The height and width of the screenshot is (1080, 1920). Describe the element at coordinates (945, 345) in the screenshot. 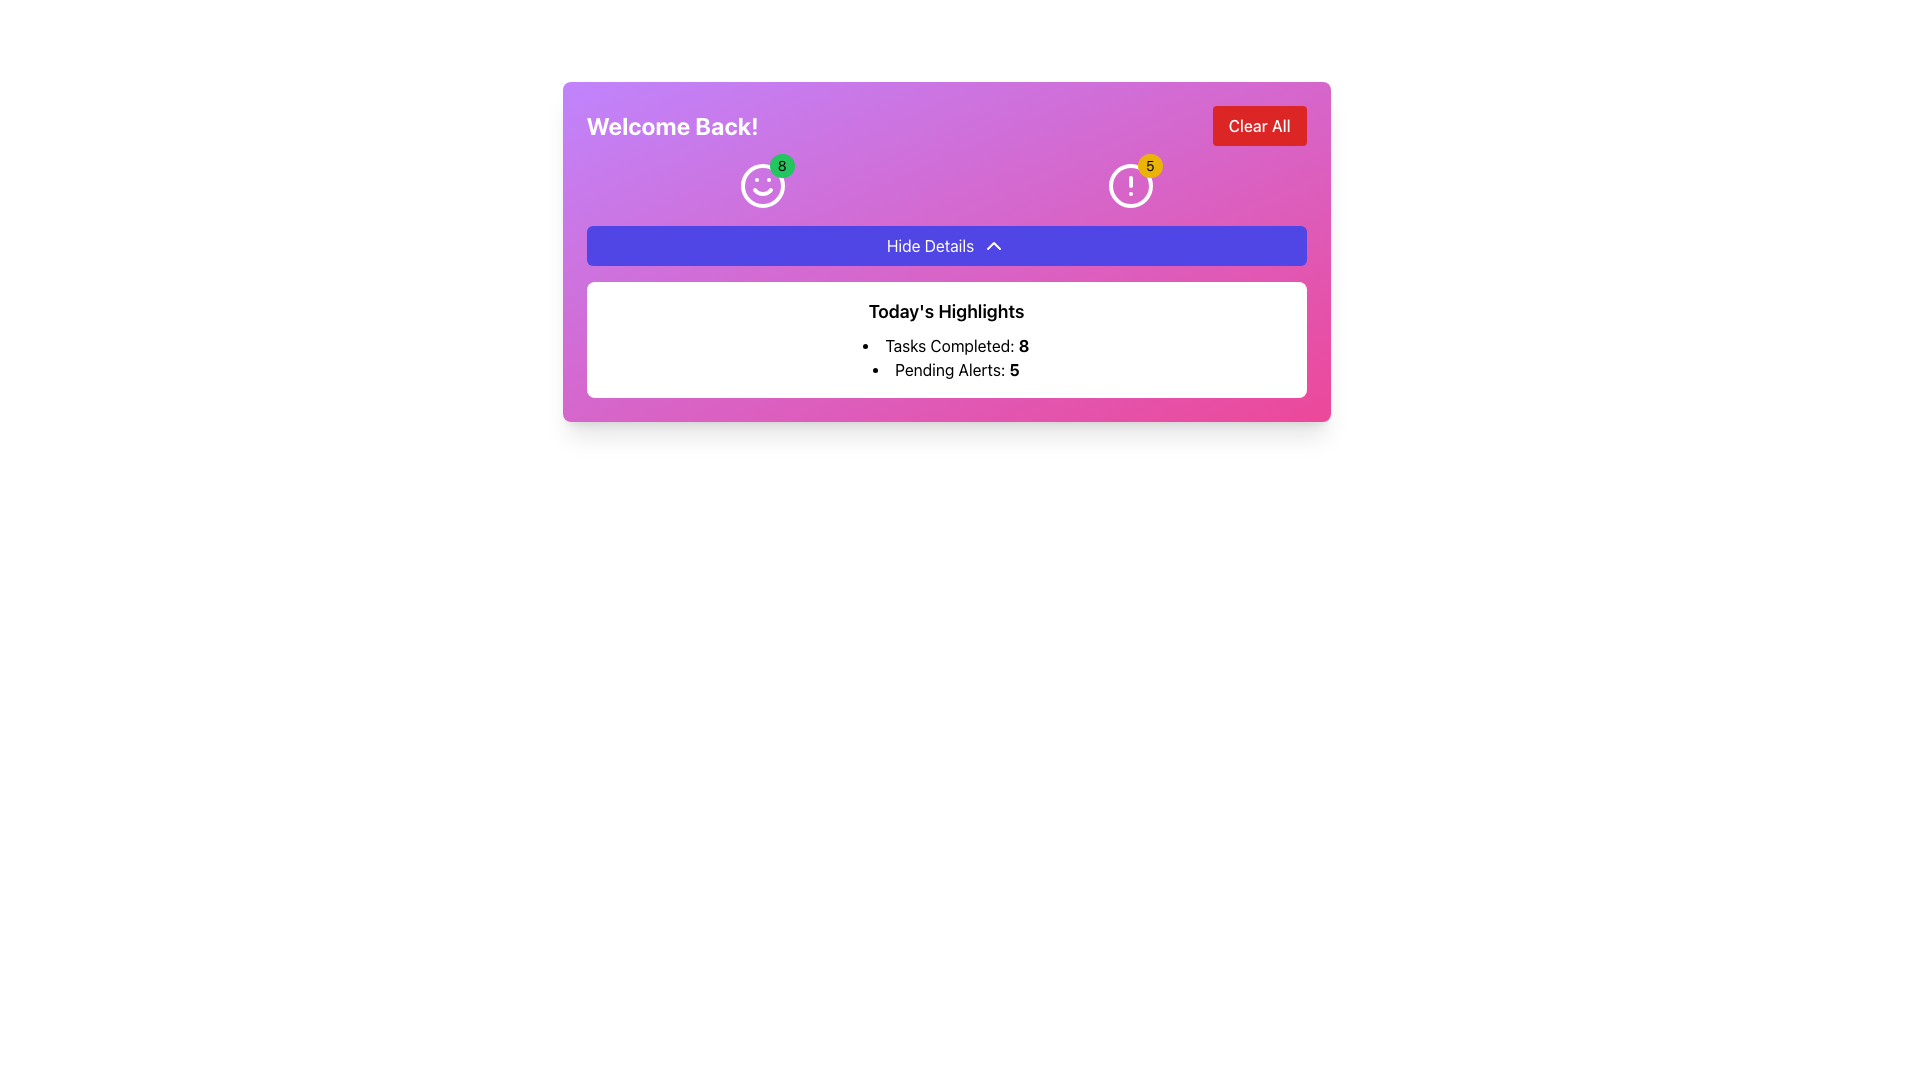

I see `the text label displaying 'Tasks Completed: 8', which is the first item under 'Today's Highlights' and located below the 'Hide Details' button` at that location.